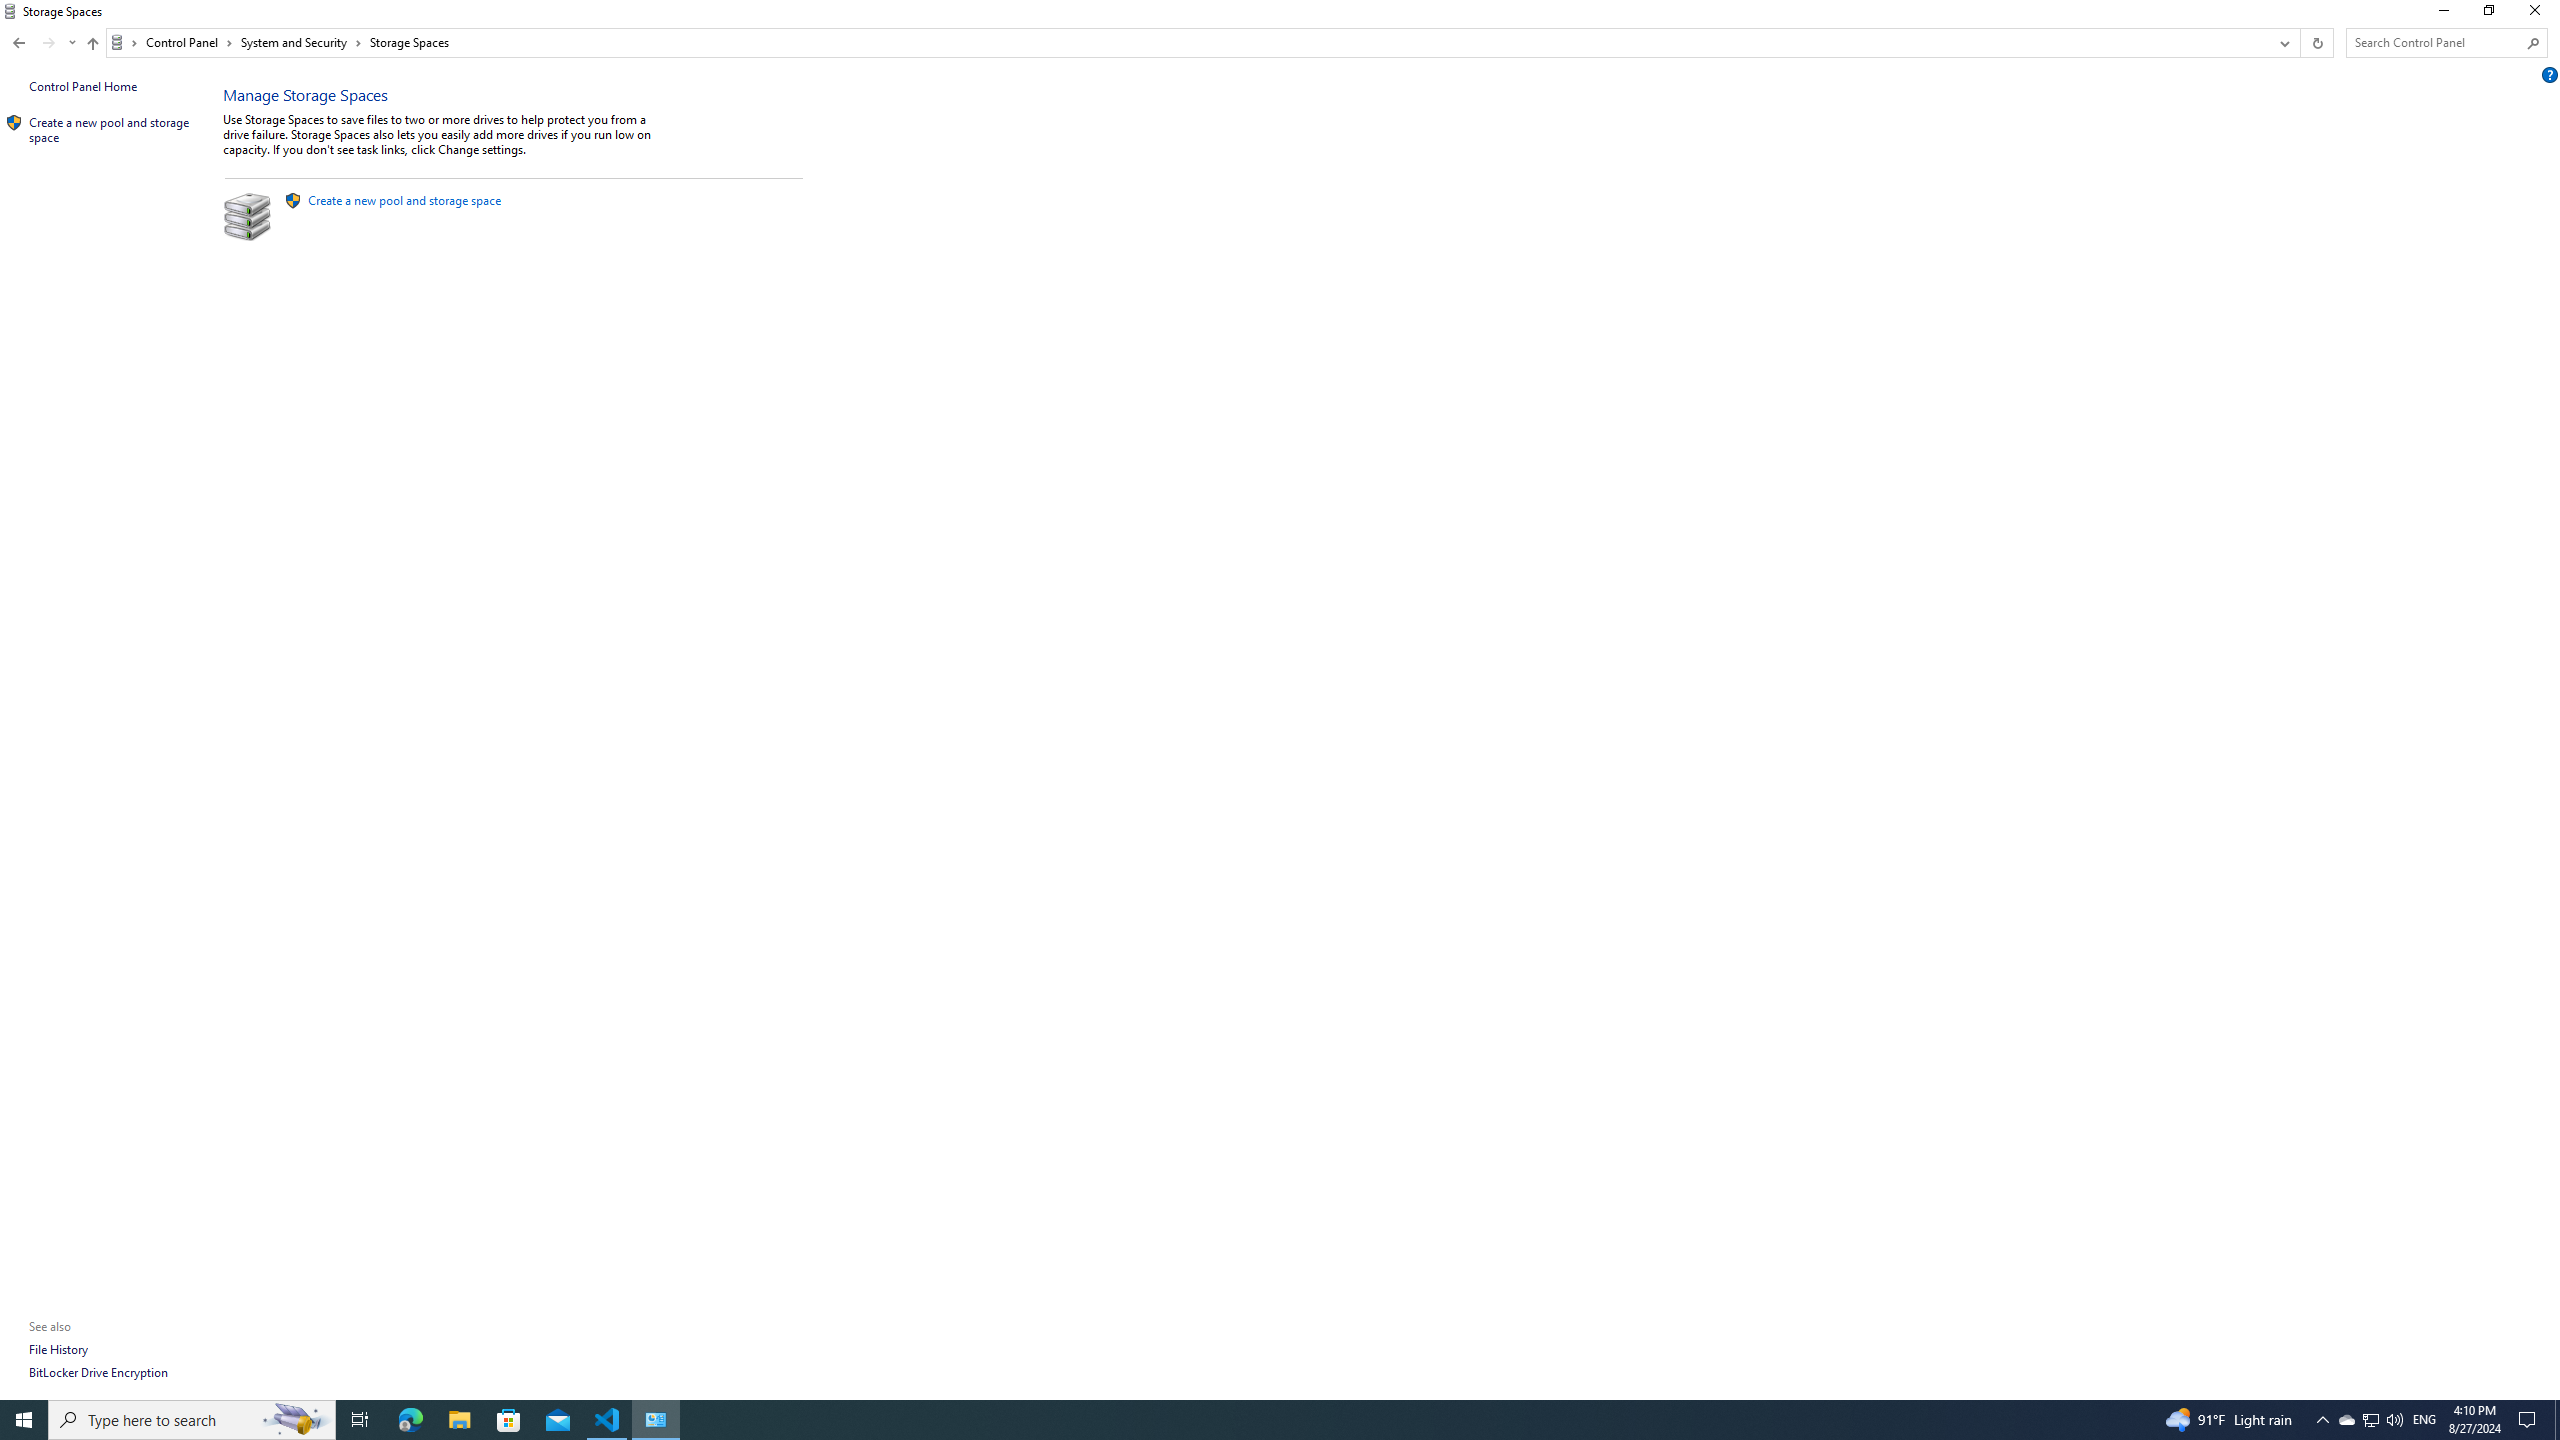 The height and width of the screenshot is (1440, 2560). I want to click on 'Address band toolbar', so click(2299, 42).